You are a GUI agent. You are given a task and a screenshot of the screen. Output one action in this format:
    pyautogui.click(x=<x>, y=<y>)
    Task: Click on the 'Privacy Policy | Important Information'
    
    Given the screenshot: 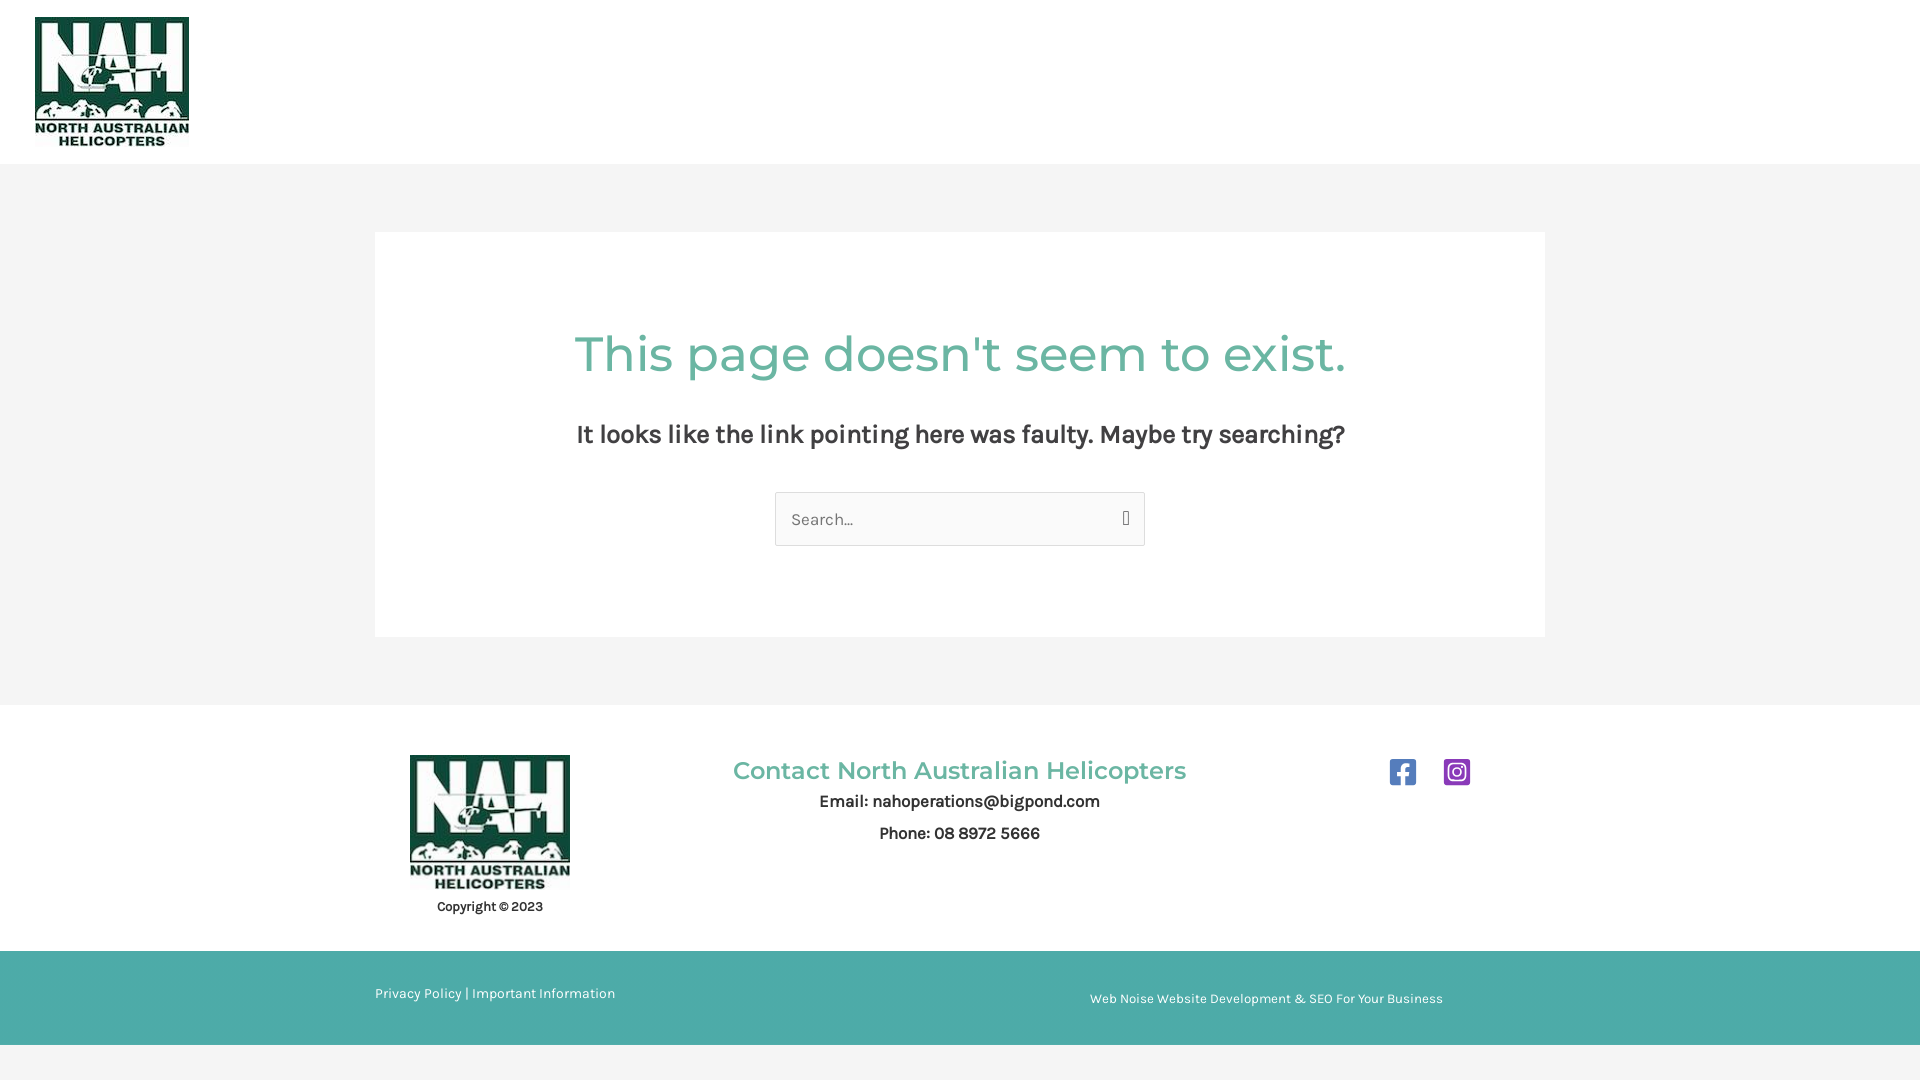 What is the action you would take?
    pyautogui.click(x=494, y=994)
    